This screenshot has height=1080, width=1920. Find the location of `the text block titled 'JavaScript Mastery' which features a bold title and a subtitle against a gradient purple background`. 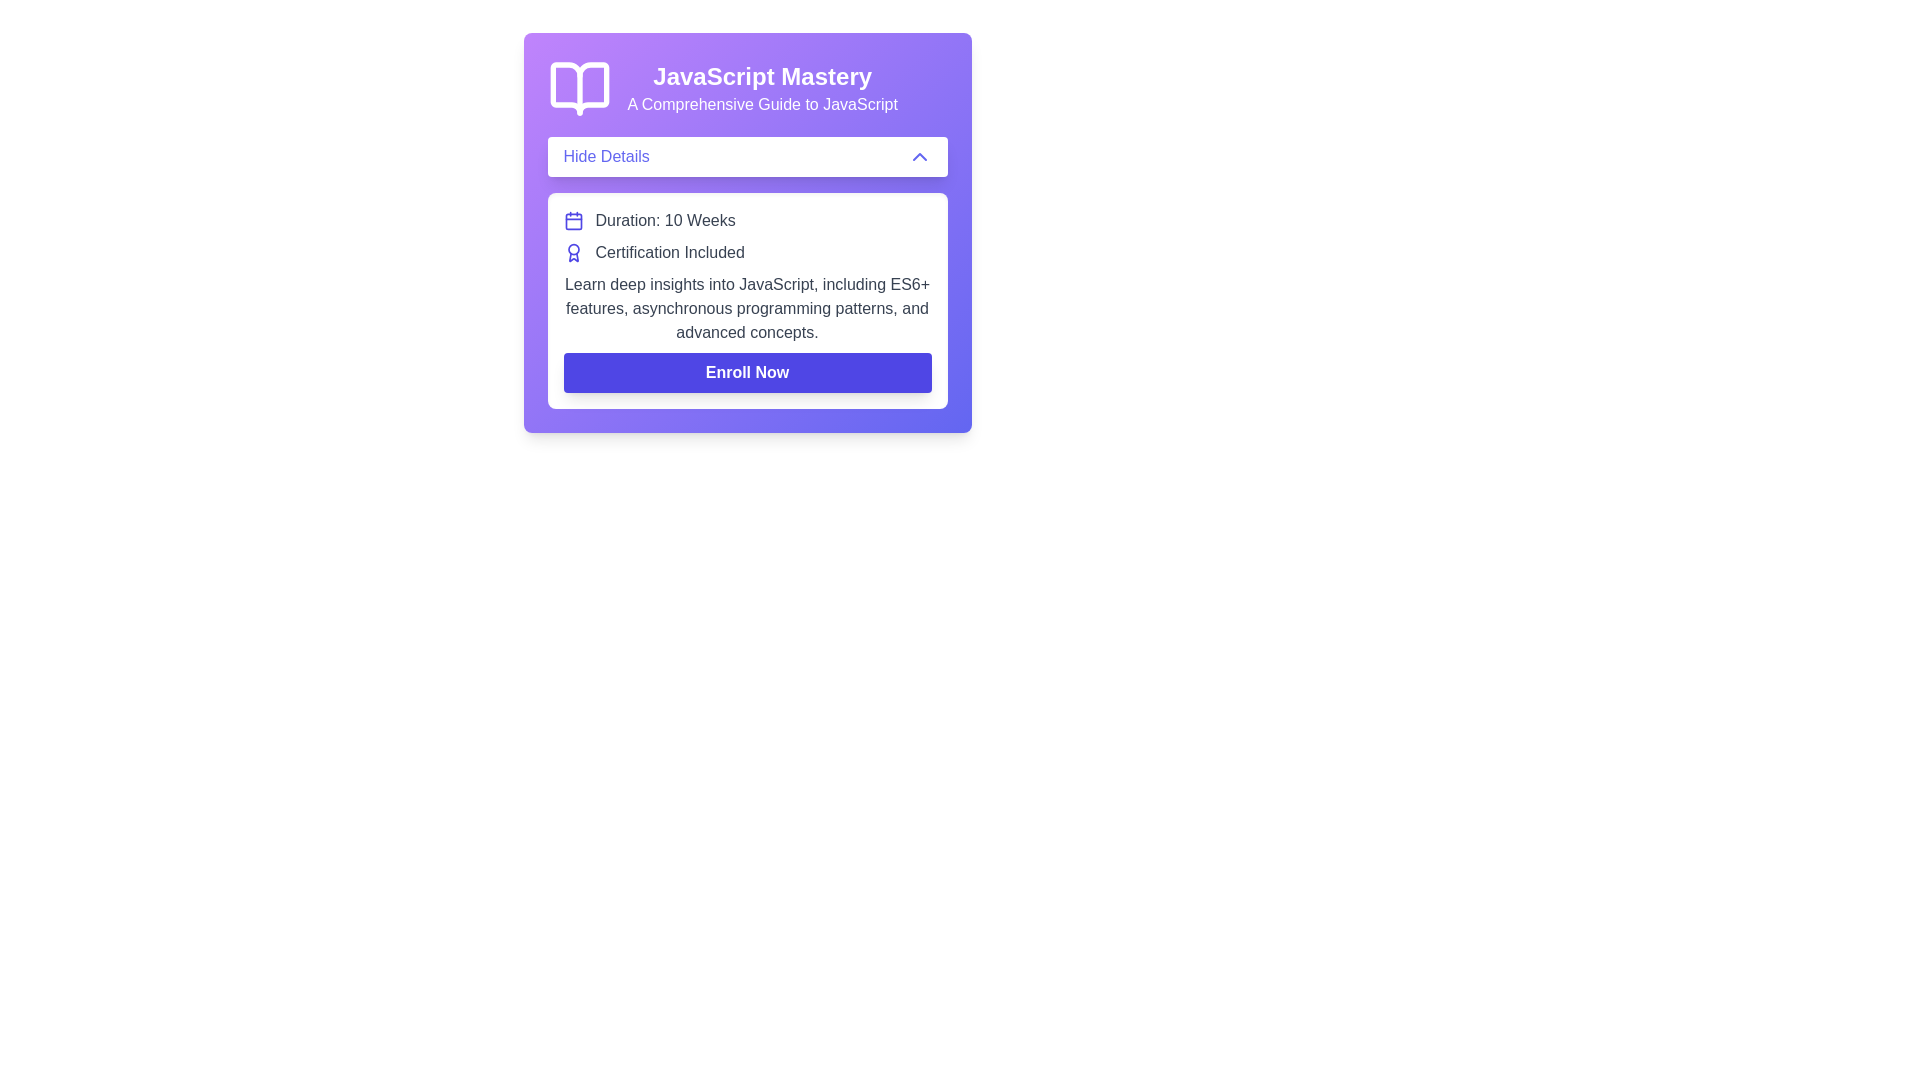

the text block titled 'JavaScript Mastery' which features a bold title and a subtitle against a gradient purple background is located at coordinates (761, 87).